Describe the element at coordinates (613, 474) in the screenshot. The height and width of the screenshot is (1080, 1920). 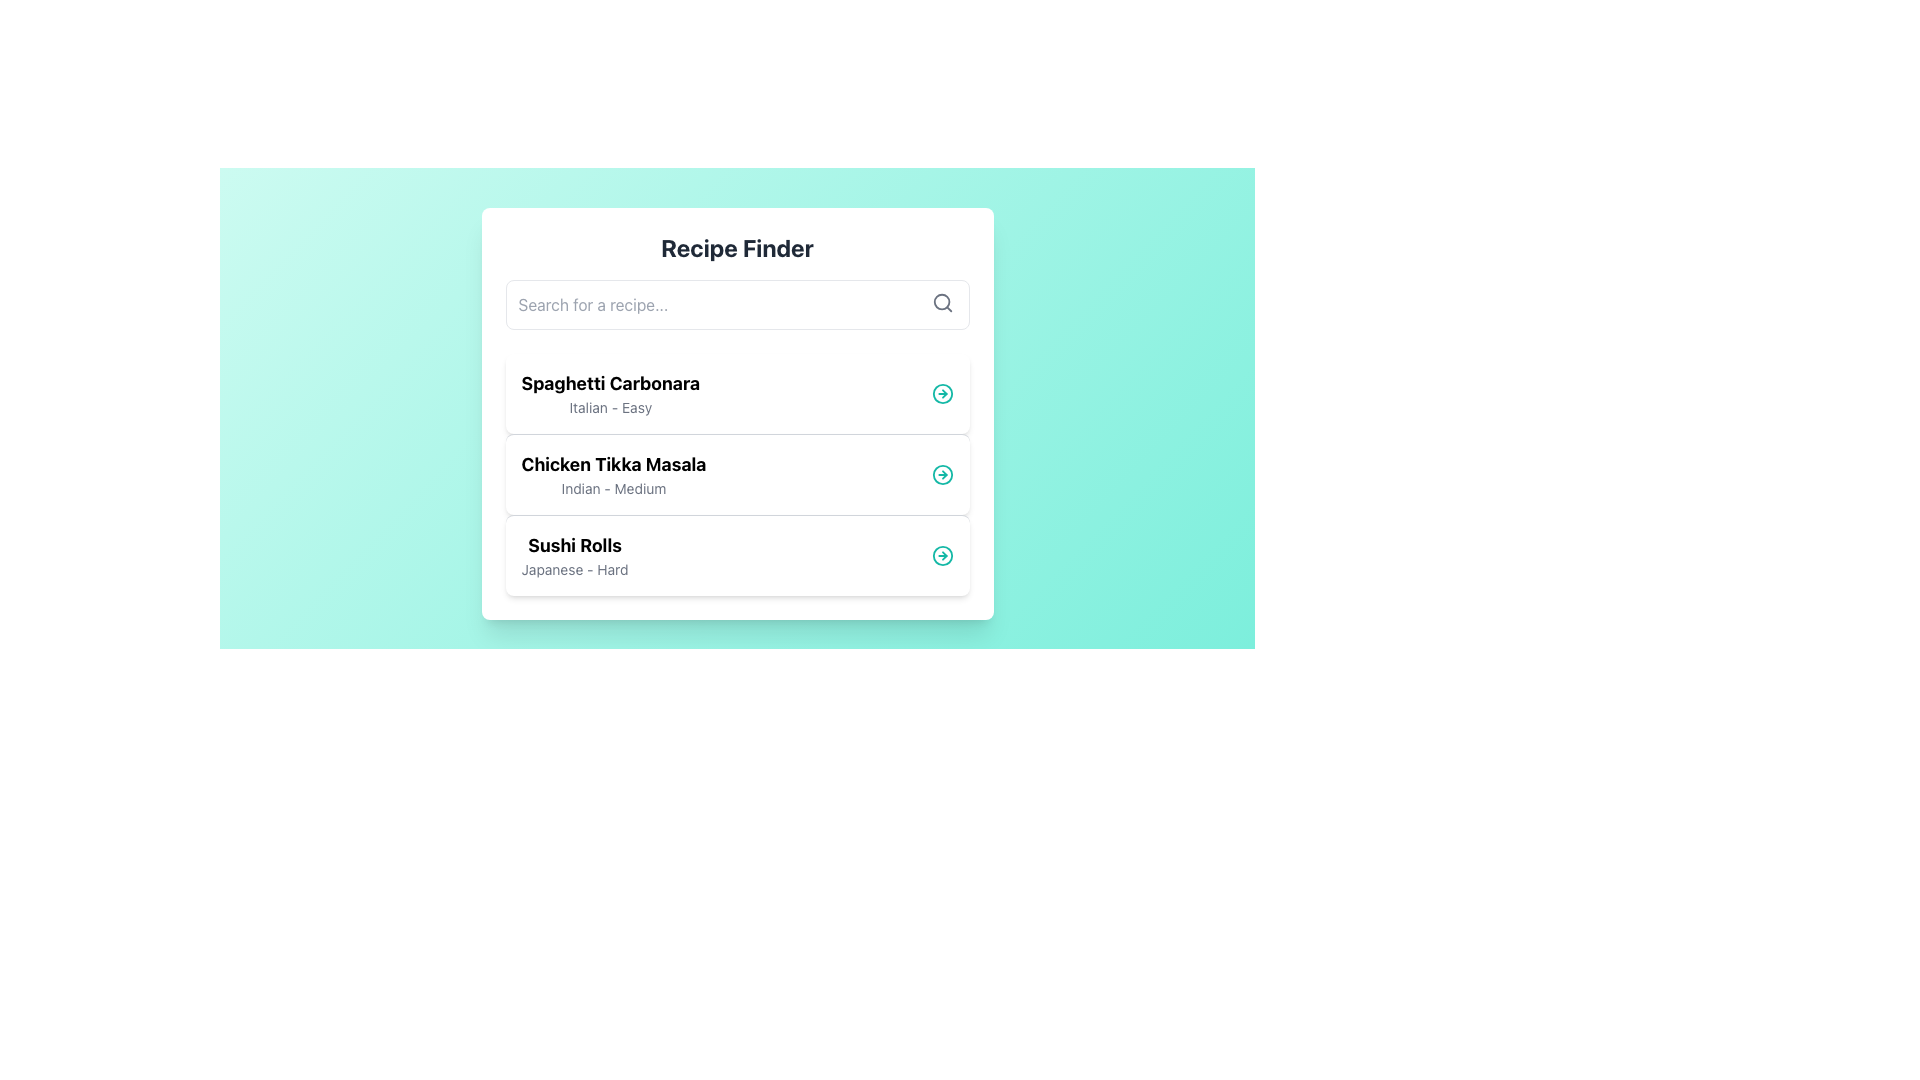
I see `text label displaying 'Chicken Tikka Masala' in bold black font, which is the second item in a vertical list within a white card-like area` at that location.